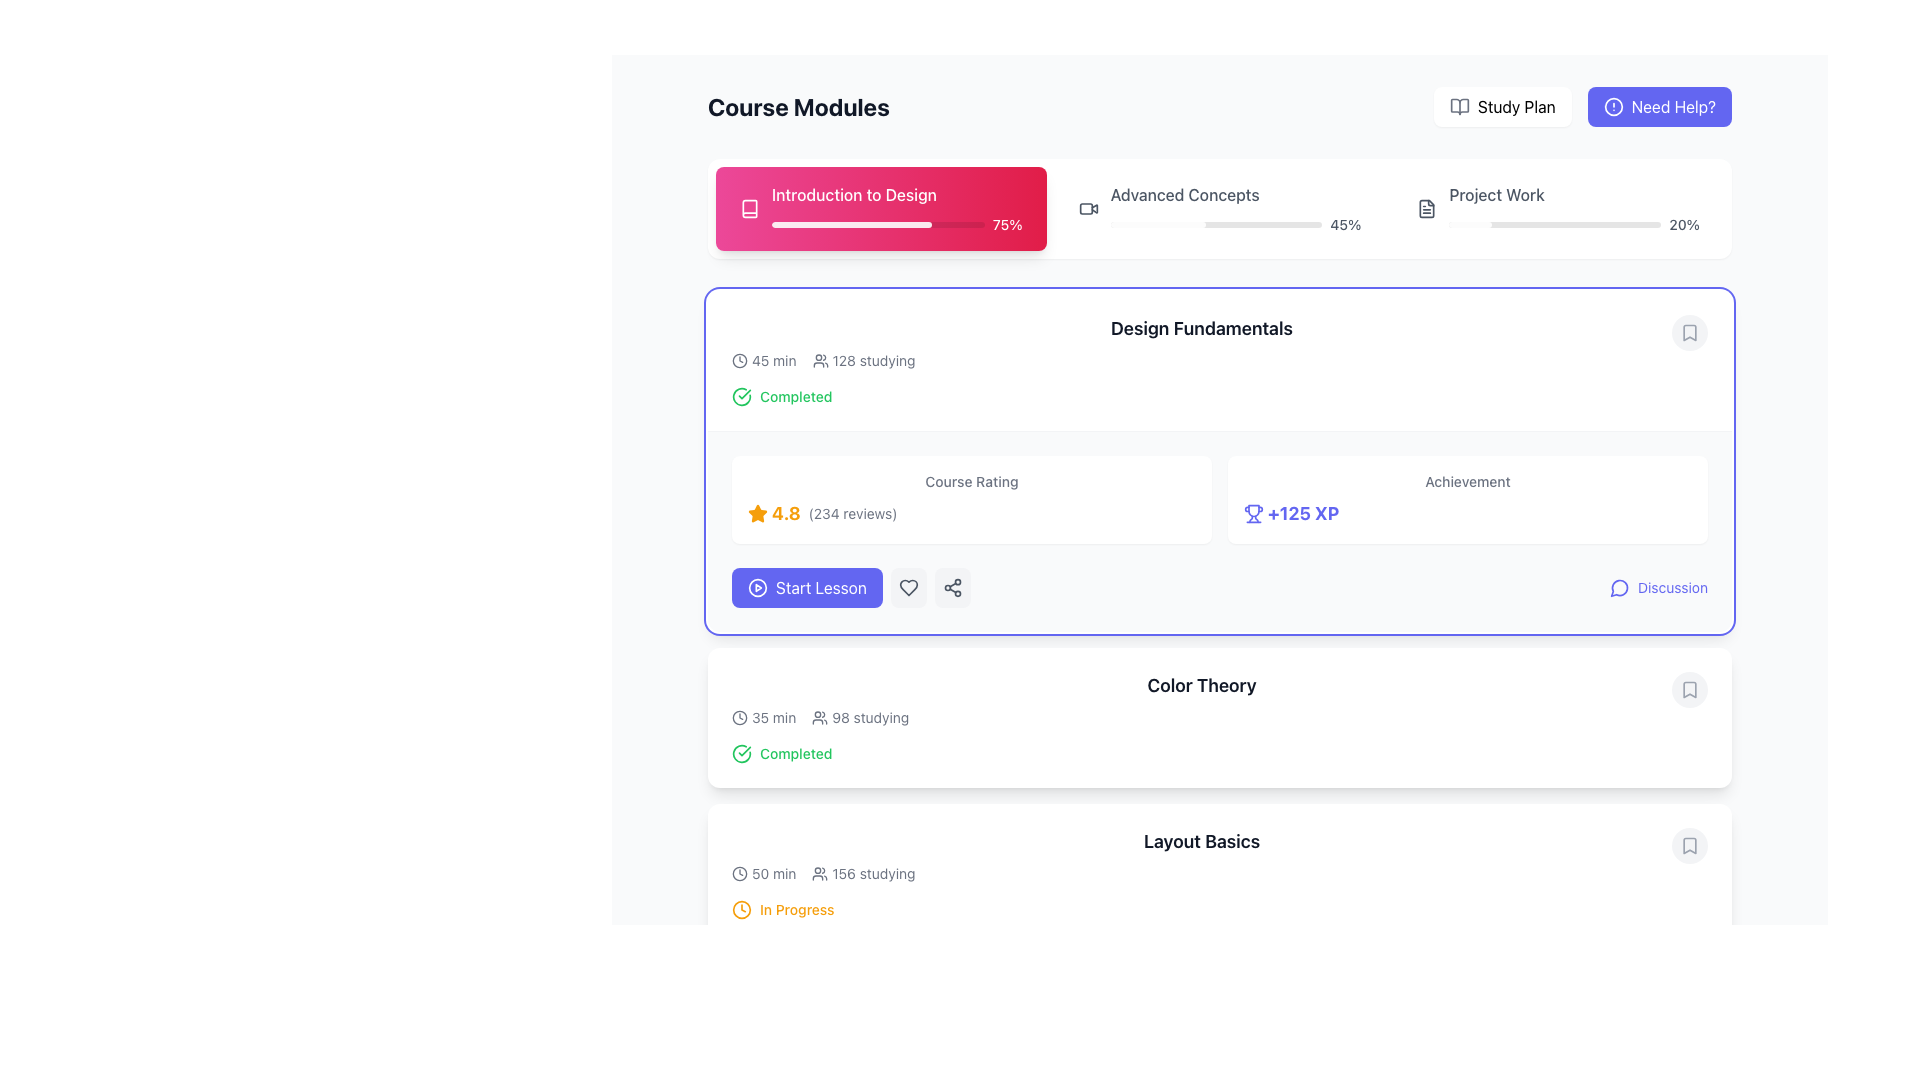  I want to click on the user icon that represents the concept of 'users' or 'participants', located to the left of the text '128 studying', so click(820, 361).